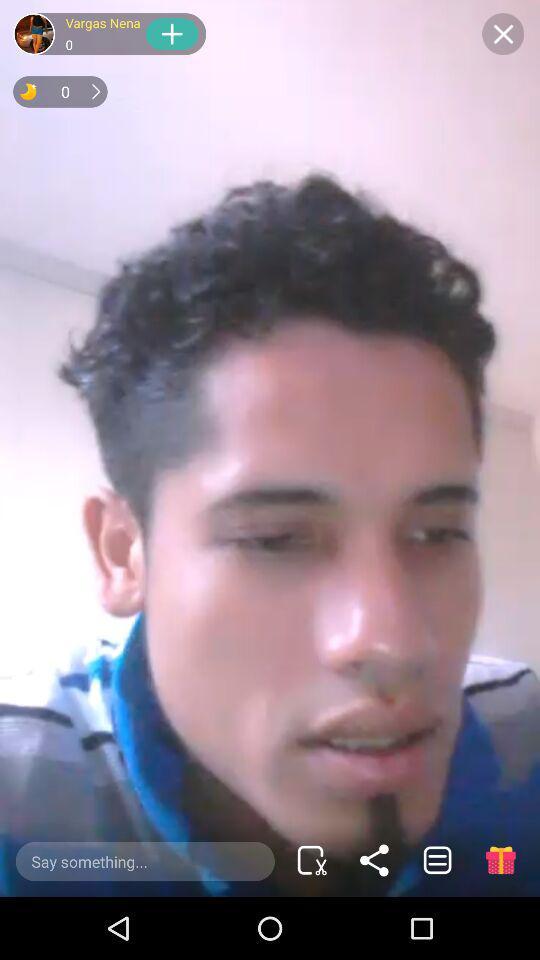 The image size is (540, 960). I want to click on the cropping icon, so click(311, 859).